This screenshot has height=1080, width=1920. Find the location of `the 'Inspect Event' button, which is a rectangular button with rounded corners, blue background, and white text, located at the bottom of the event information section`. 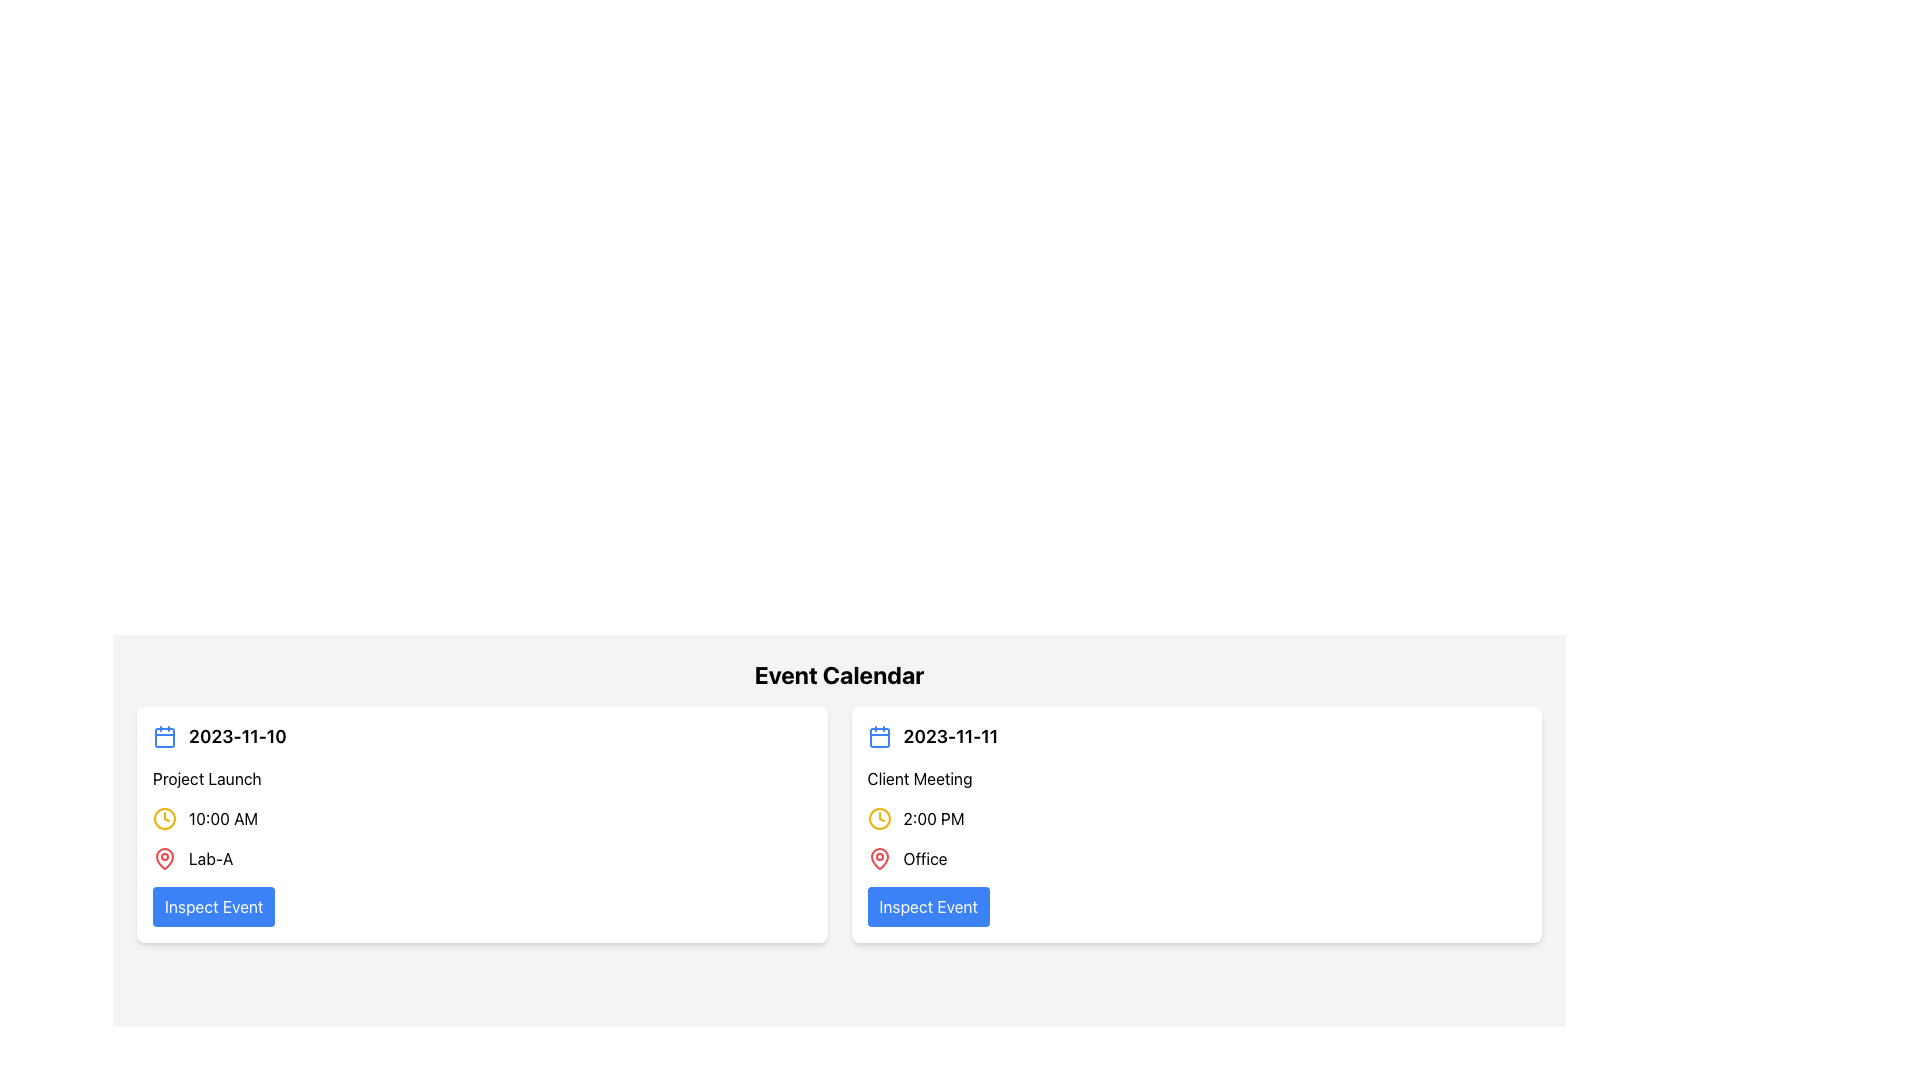

the 'Inspect Event' button, which is a rectangular button with rounded corners, blue background, and white text, located at the bottom of the event information section is located at coordinates (214, 906).